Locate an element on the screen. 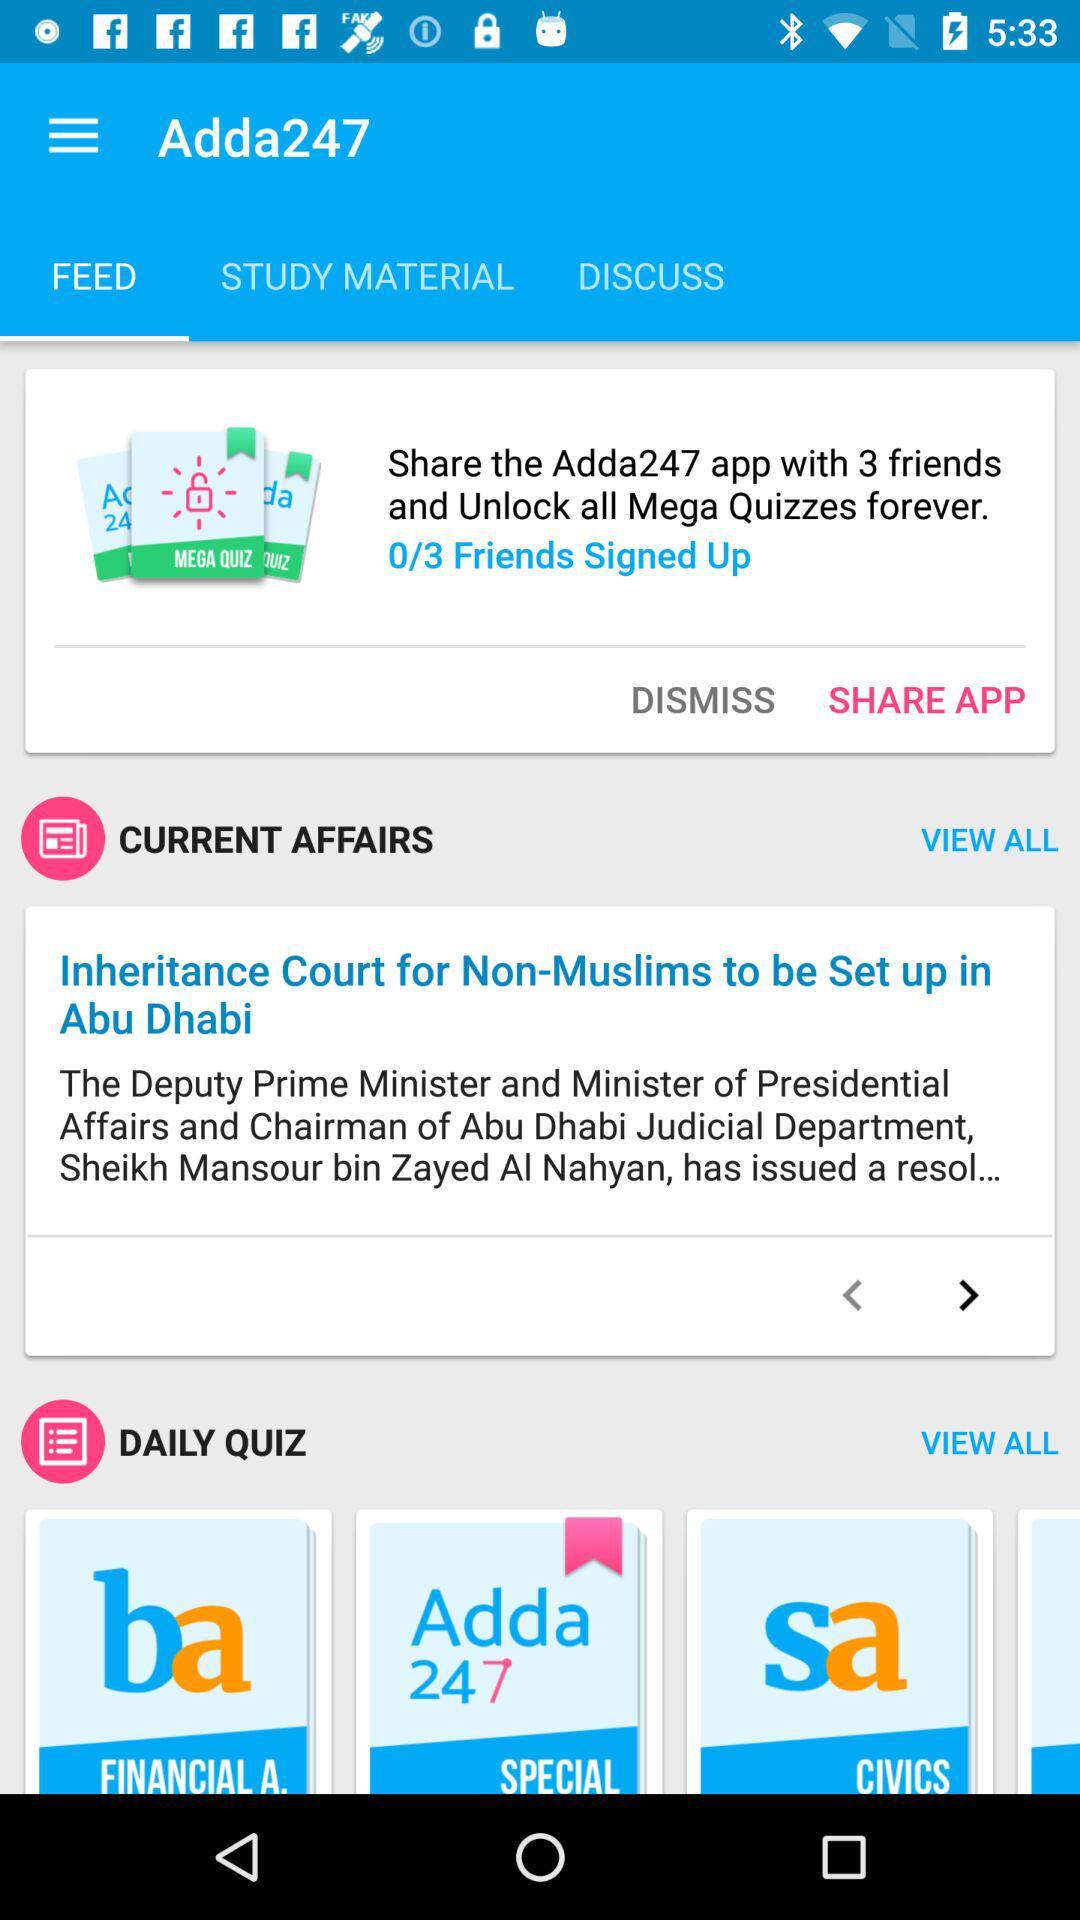 The image size is (1080, 1920). next is located at coordinates (967, 1295).